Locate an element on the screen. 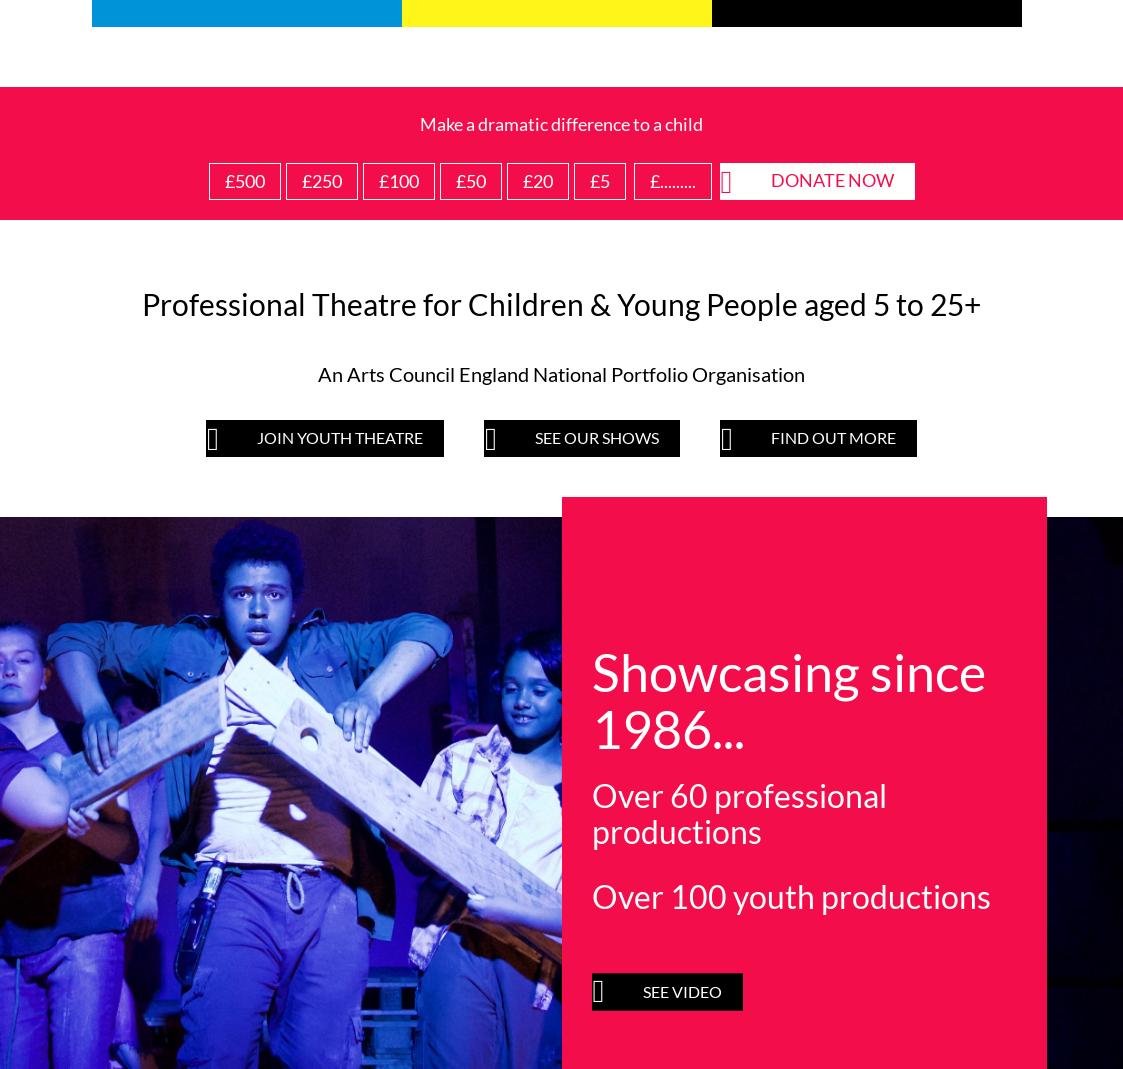  'Professional Theatre for Children & Young People aged 5 to 25+' is located at coordinates (560, 303).